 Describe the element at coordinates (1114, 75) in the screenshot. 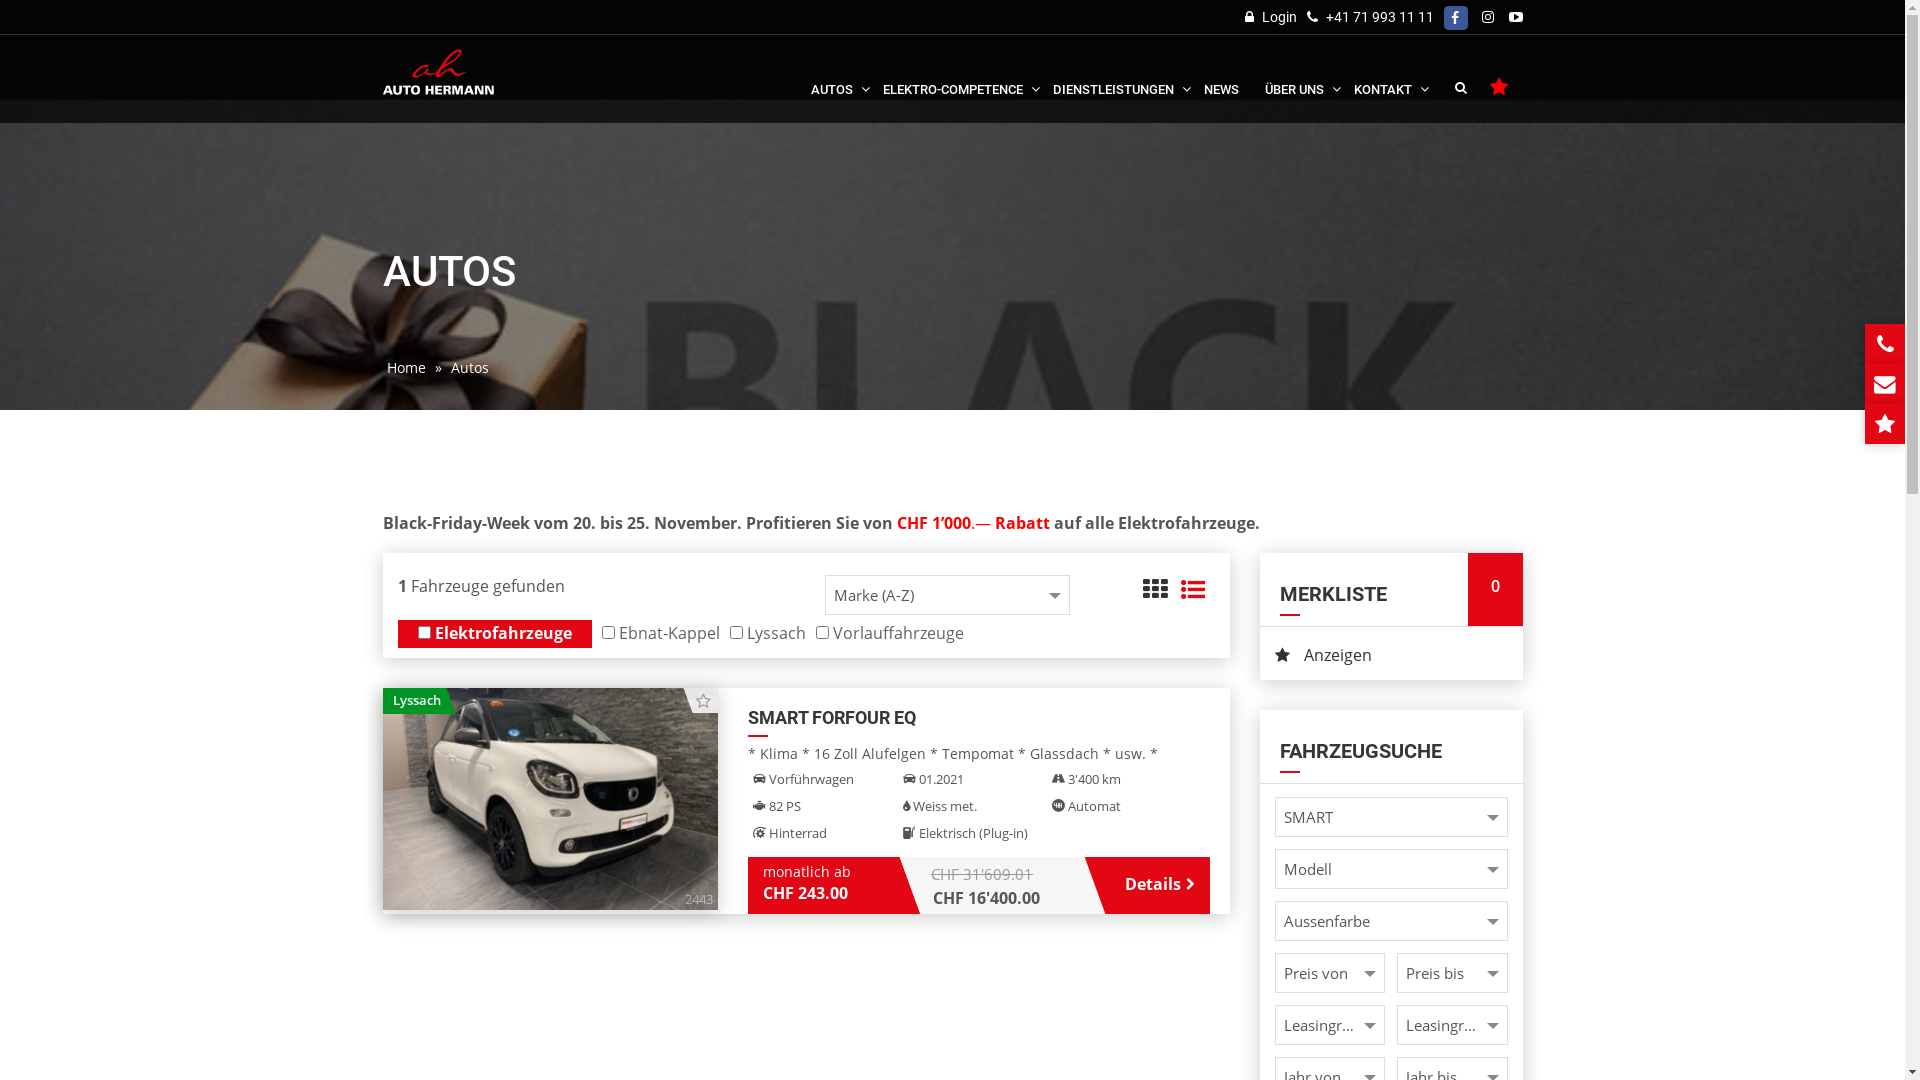

I see `'DIENSTLEISTUNGEN'` at that location.